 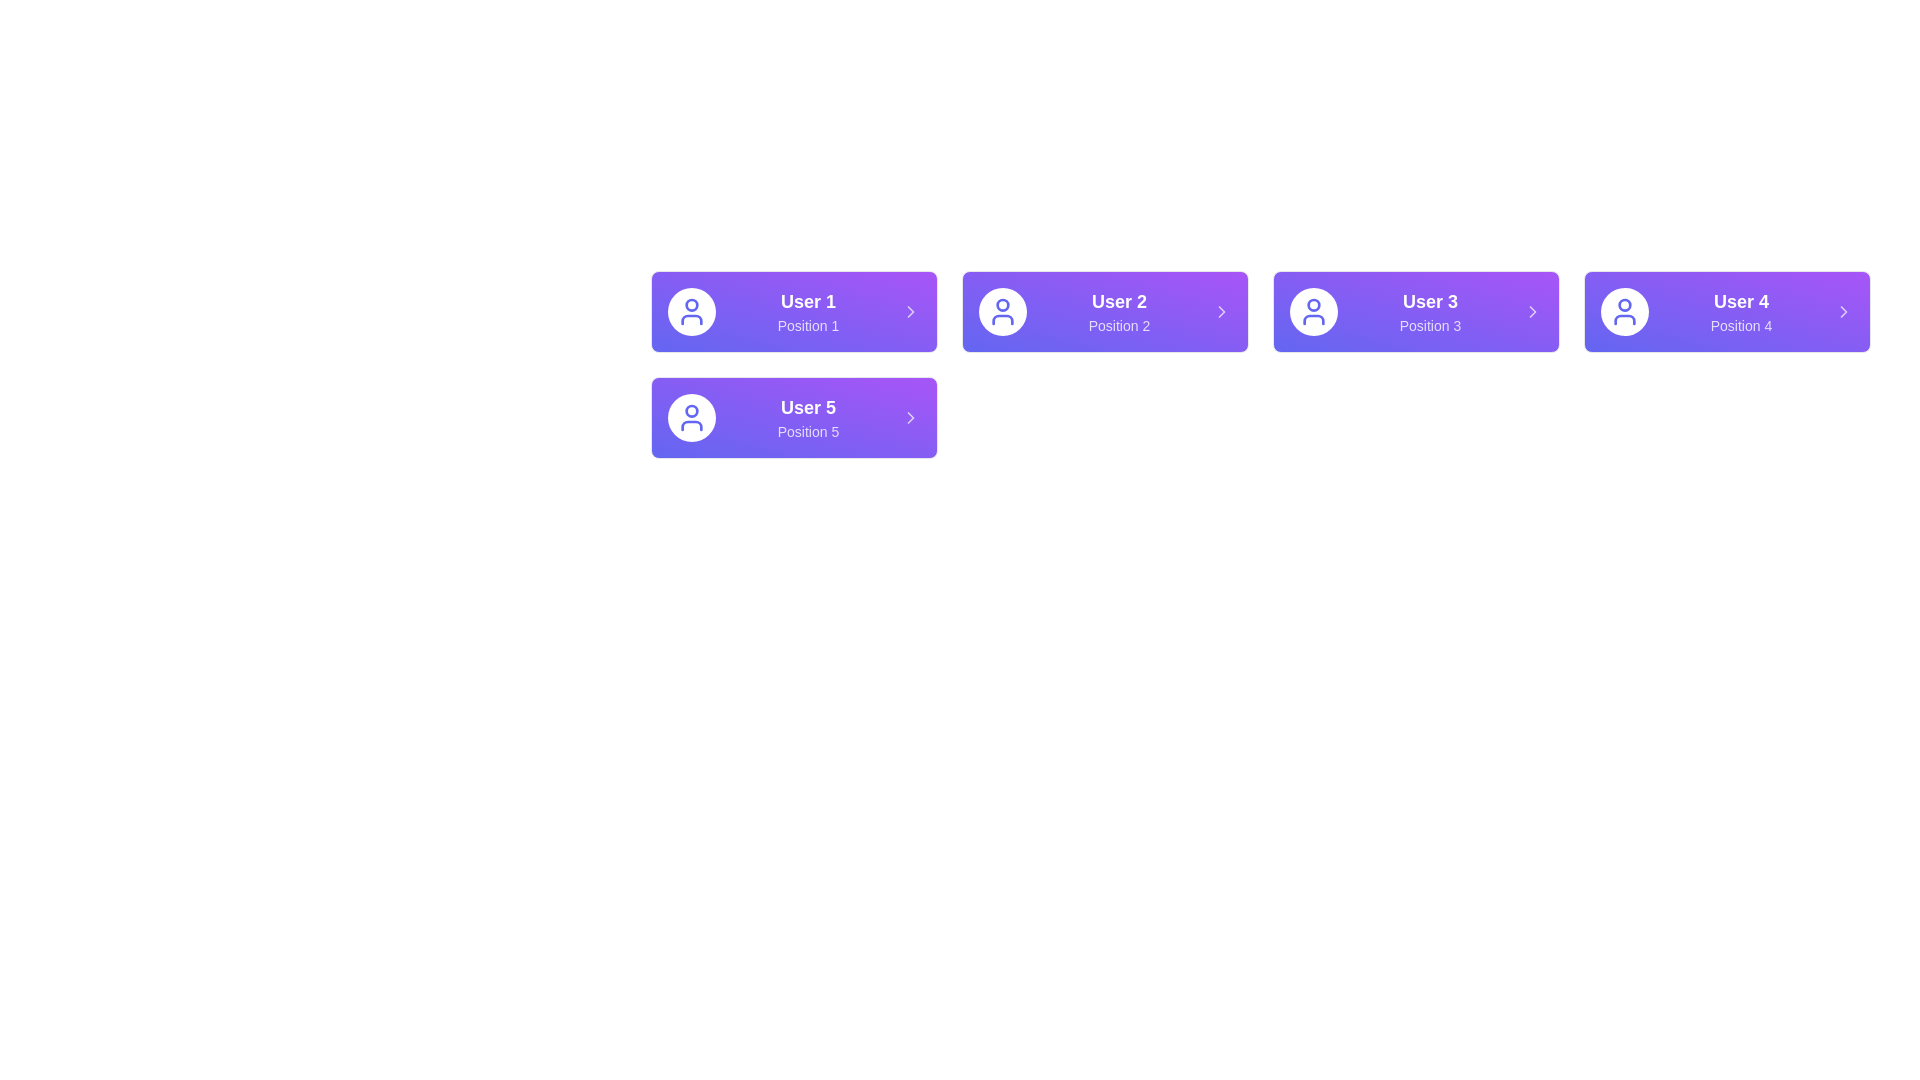 I want to click on the bold text label displaying 'User 2' which is styled in white over a purple background and is centrally located between 'User 1' and 'User 3', so click(x=1118, y=301).